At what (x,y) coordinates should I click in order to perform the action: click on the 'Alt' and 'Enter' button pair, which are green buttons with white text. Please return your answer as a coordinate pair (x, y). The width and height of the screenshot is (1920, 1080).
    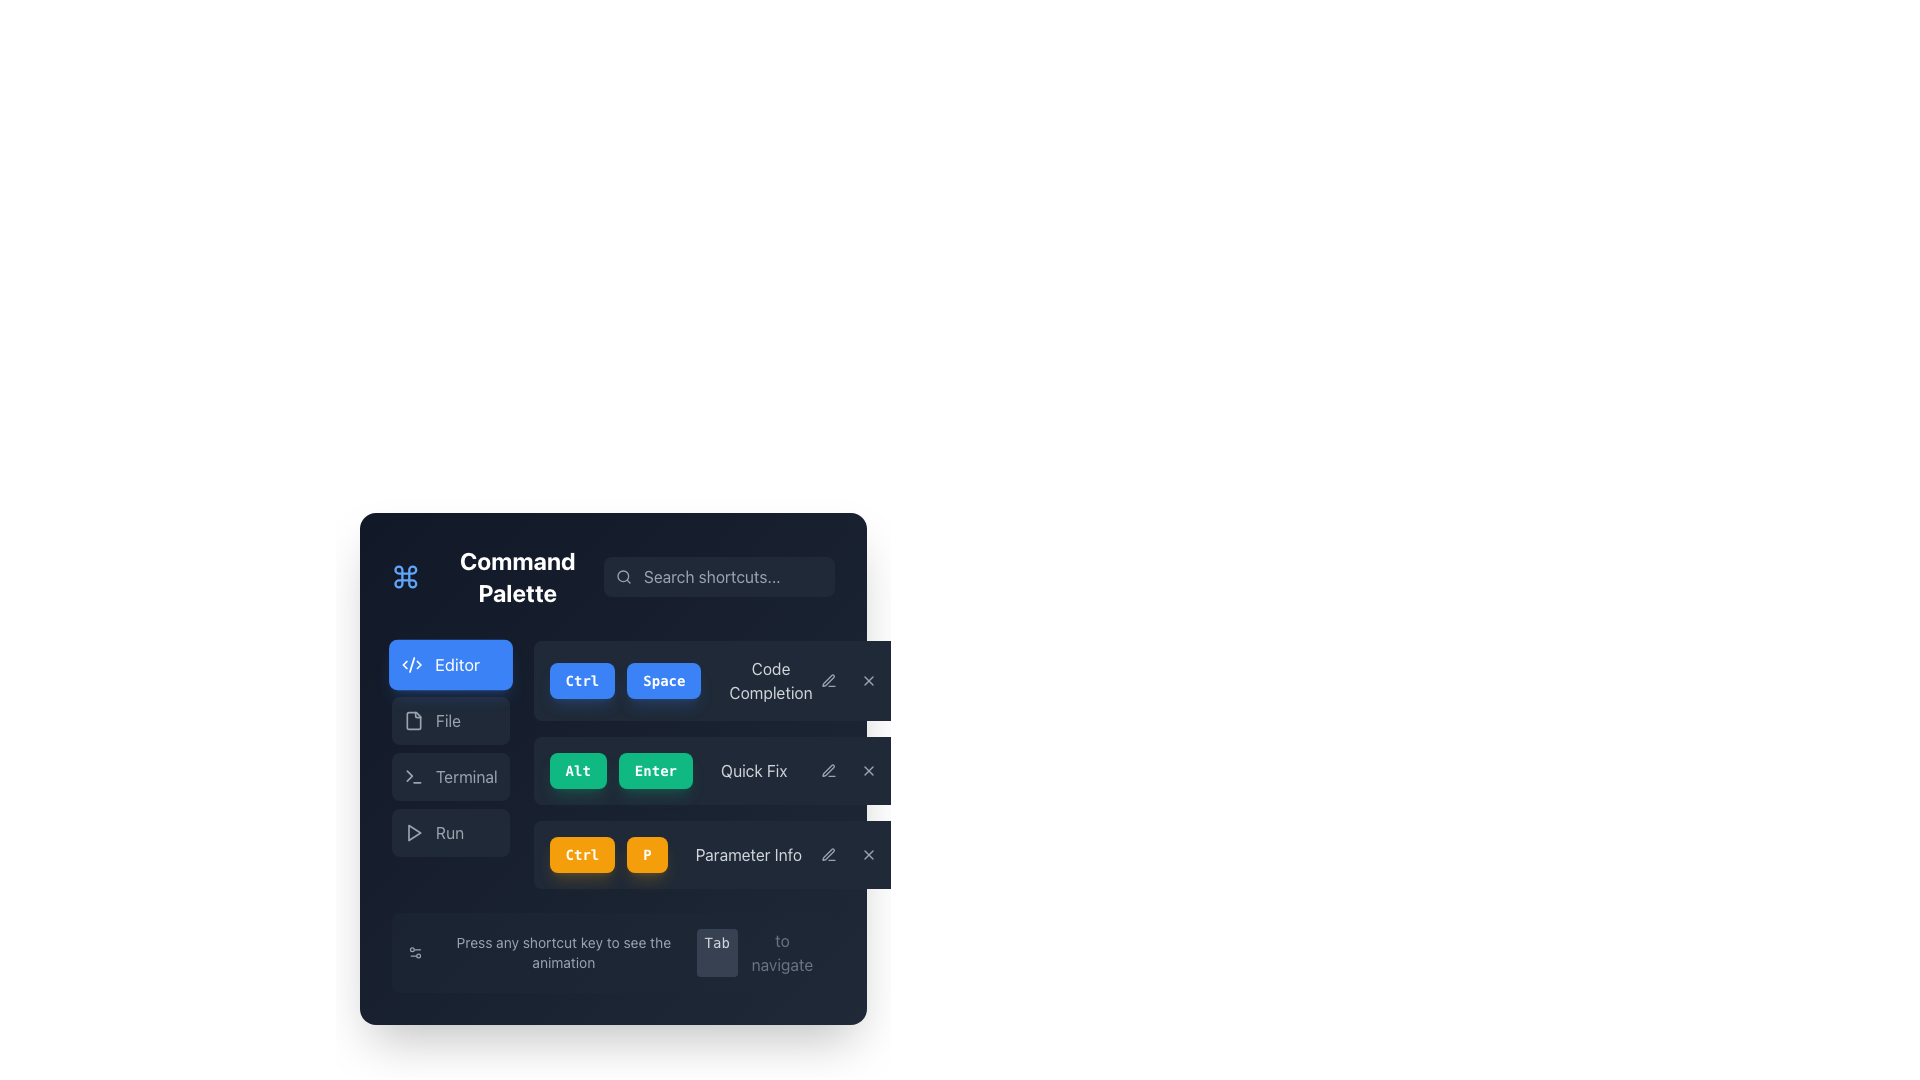
    Looking at the image, I should click on (612, 764).